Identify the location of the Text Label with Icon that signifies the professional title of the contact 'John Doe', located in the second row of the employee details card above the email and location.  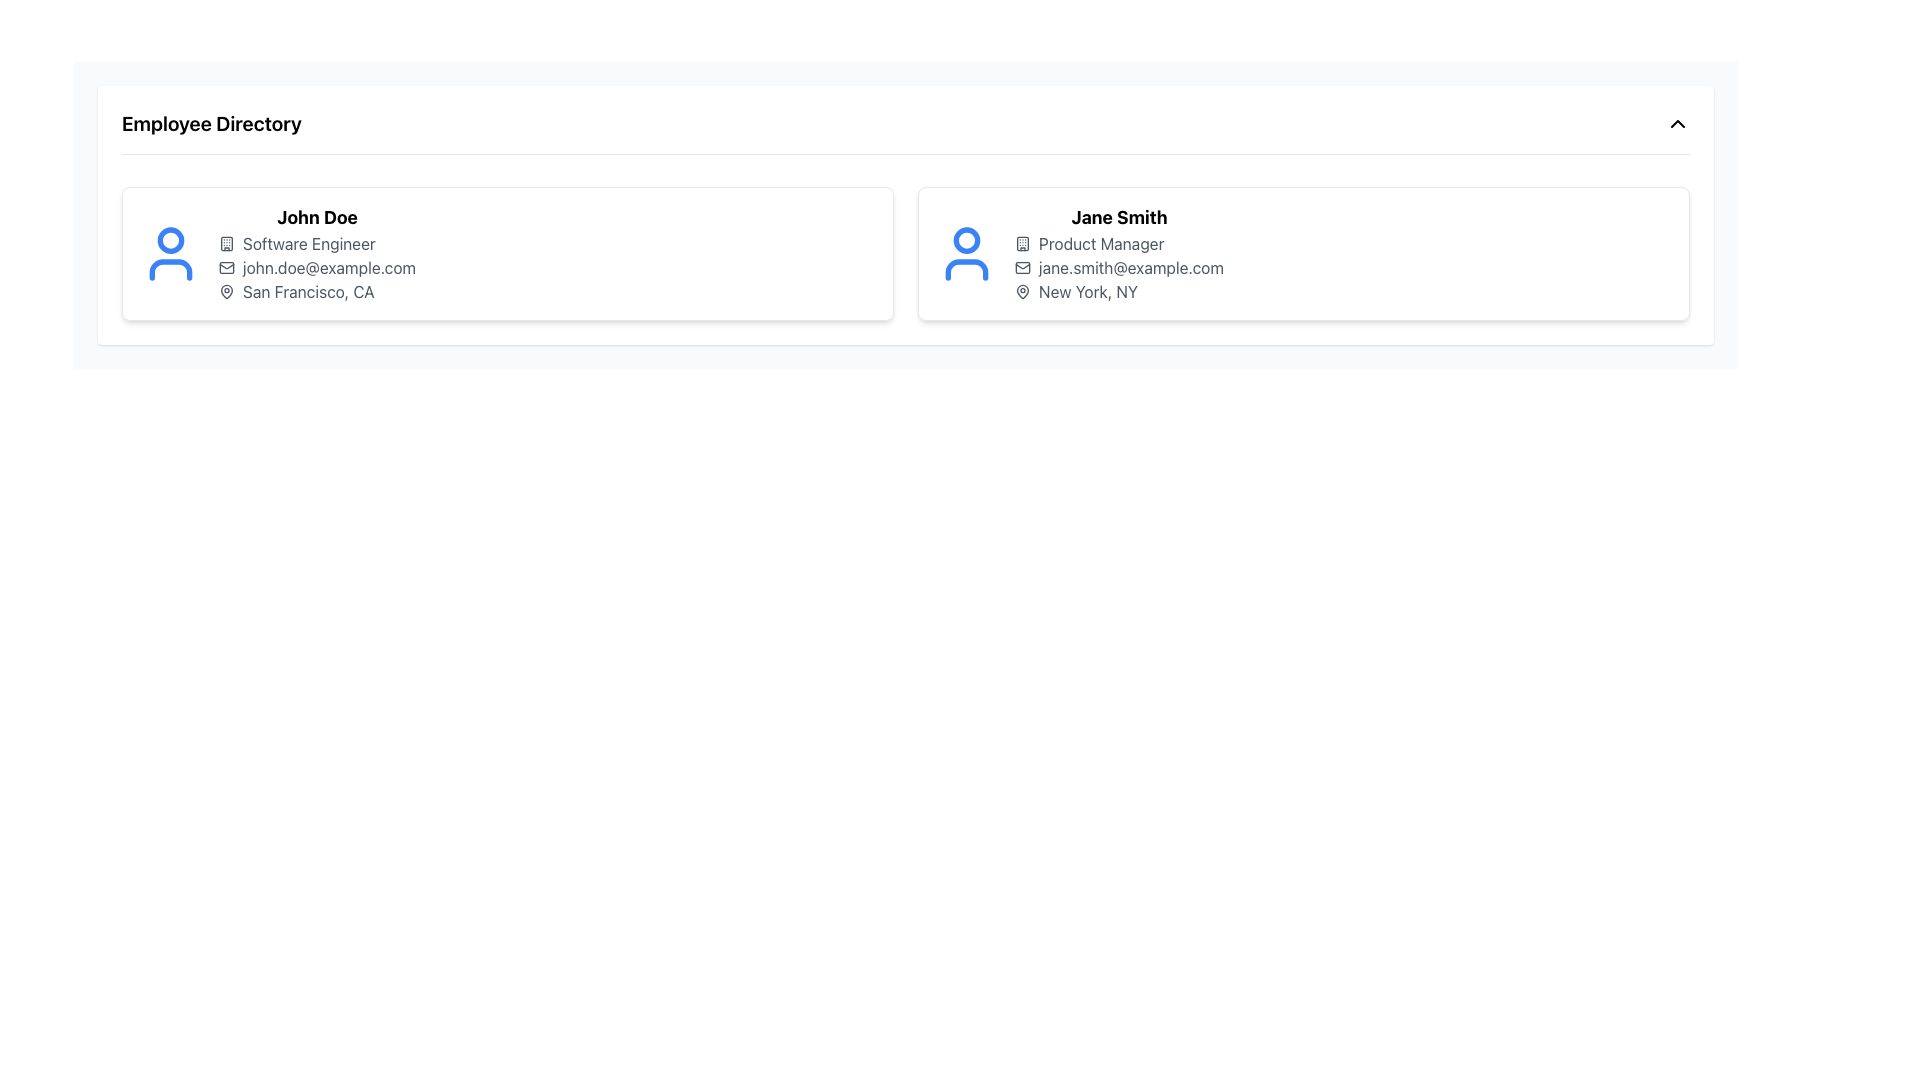
(316, 242).